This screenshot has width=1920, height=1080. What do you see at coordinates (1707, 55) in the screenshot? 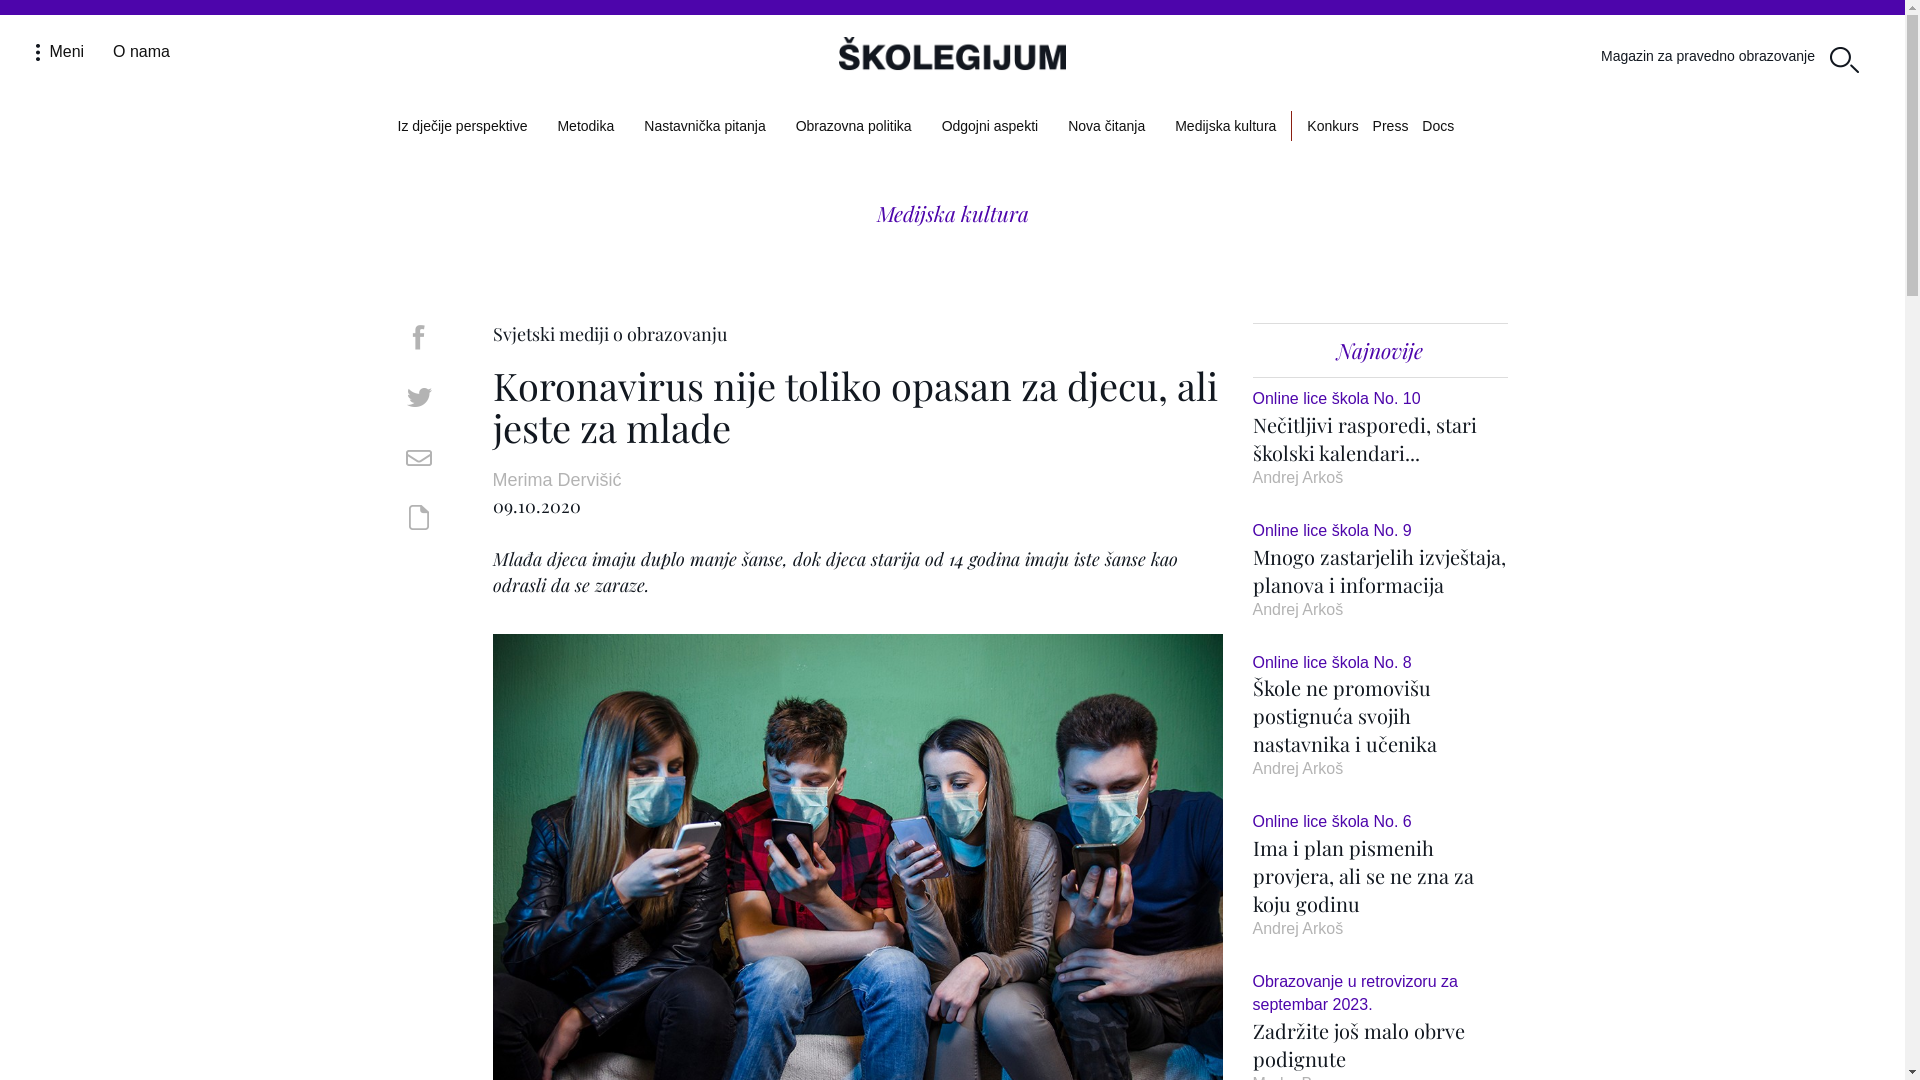
I see `'Magazin za pravedno obrazovanje'` at bounding box center [1707, 55].